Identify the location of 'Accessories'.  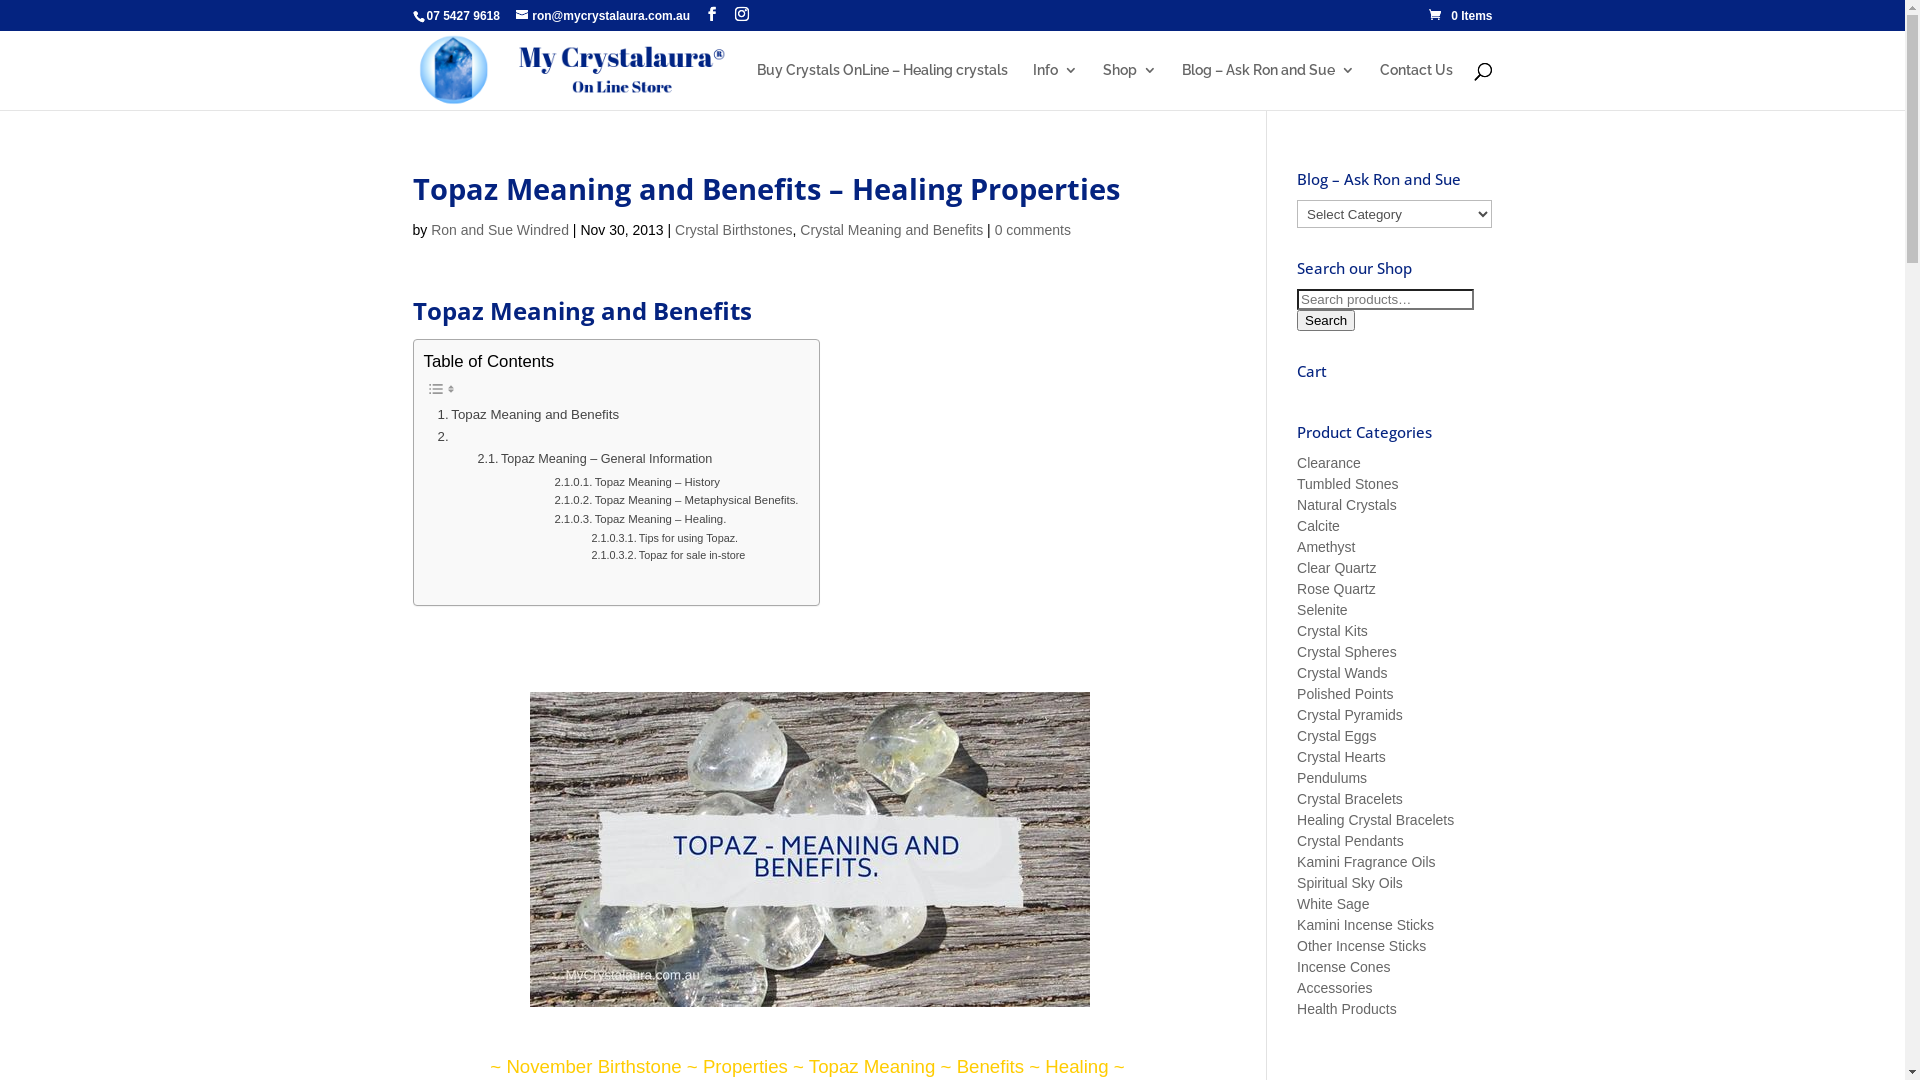
(1334, 986).